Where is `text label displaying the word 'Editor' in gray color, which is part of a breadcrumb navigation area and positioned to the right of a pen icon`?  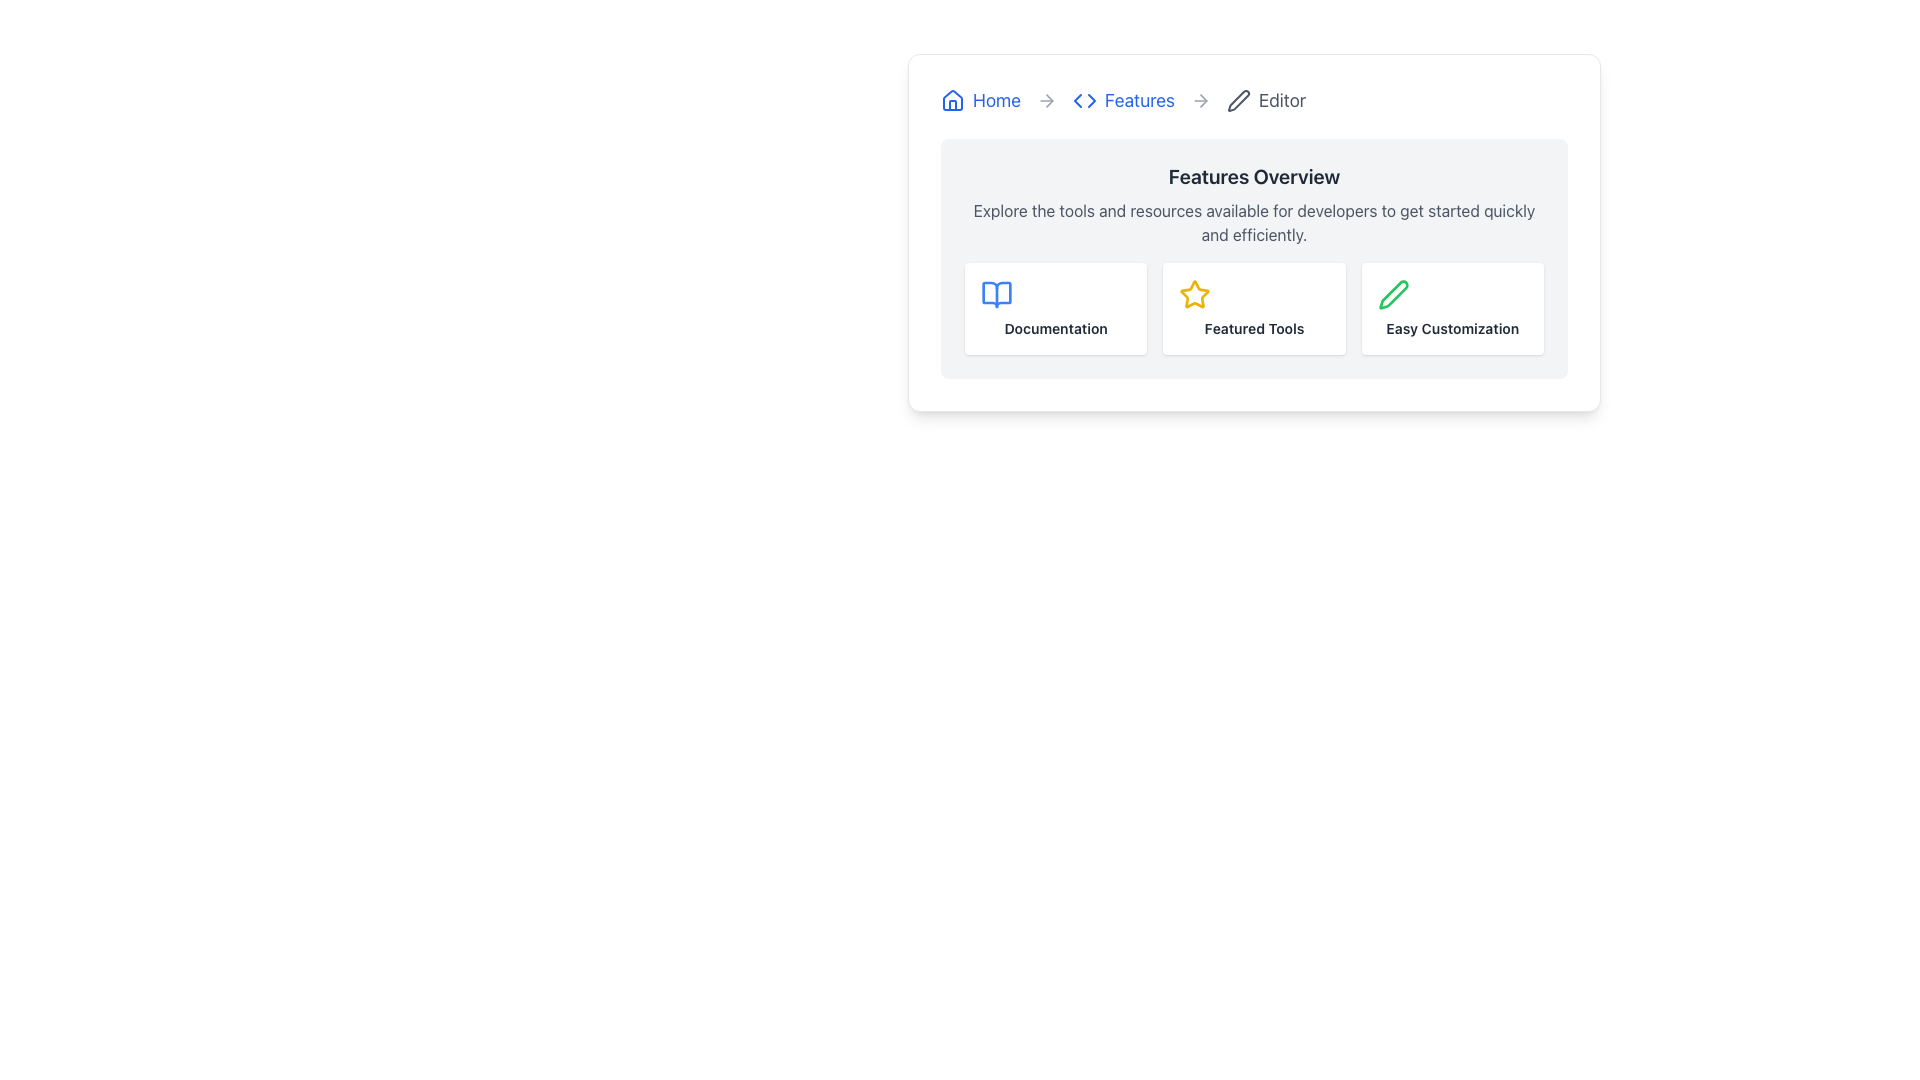
text label displaying the word 'Editor' in gray color, which is part of a breadcrumb navigation area and positioned to the right of a pen icon is located at coordinates (1282, 100).